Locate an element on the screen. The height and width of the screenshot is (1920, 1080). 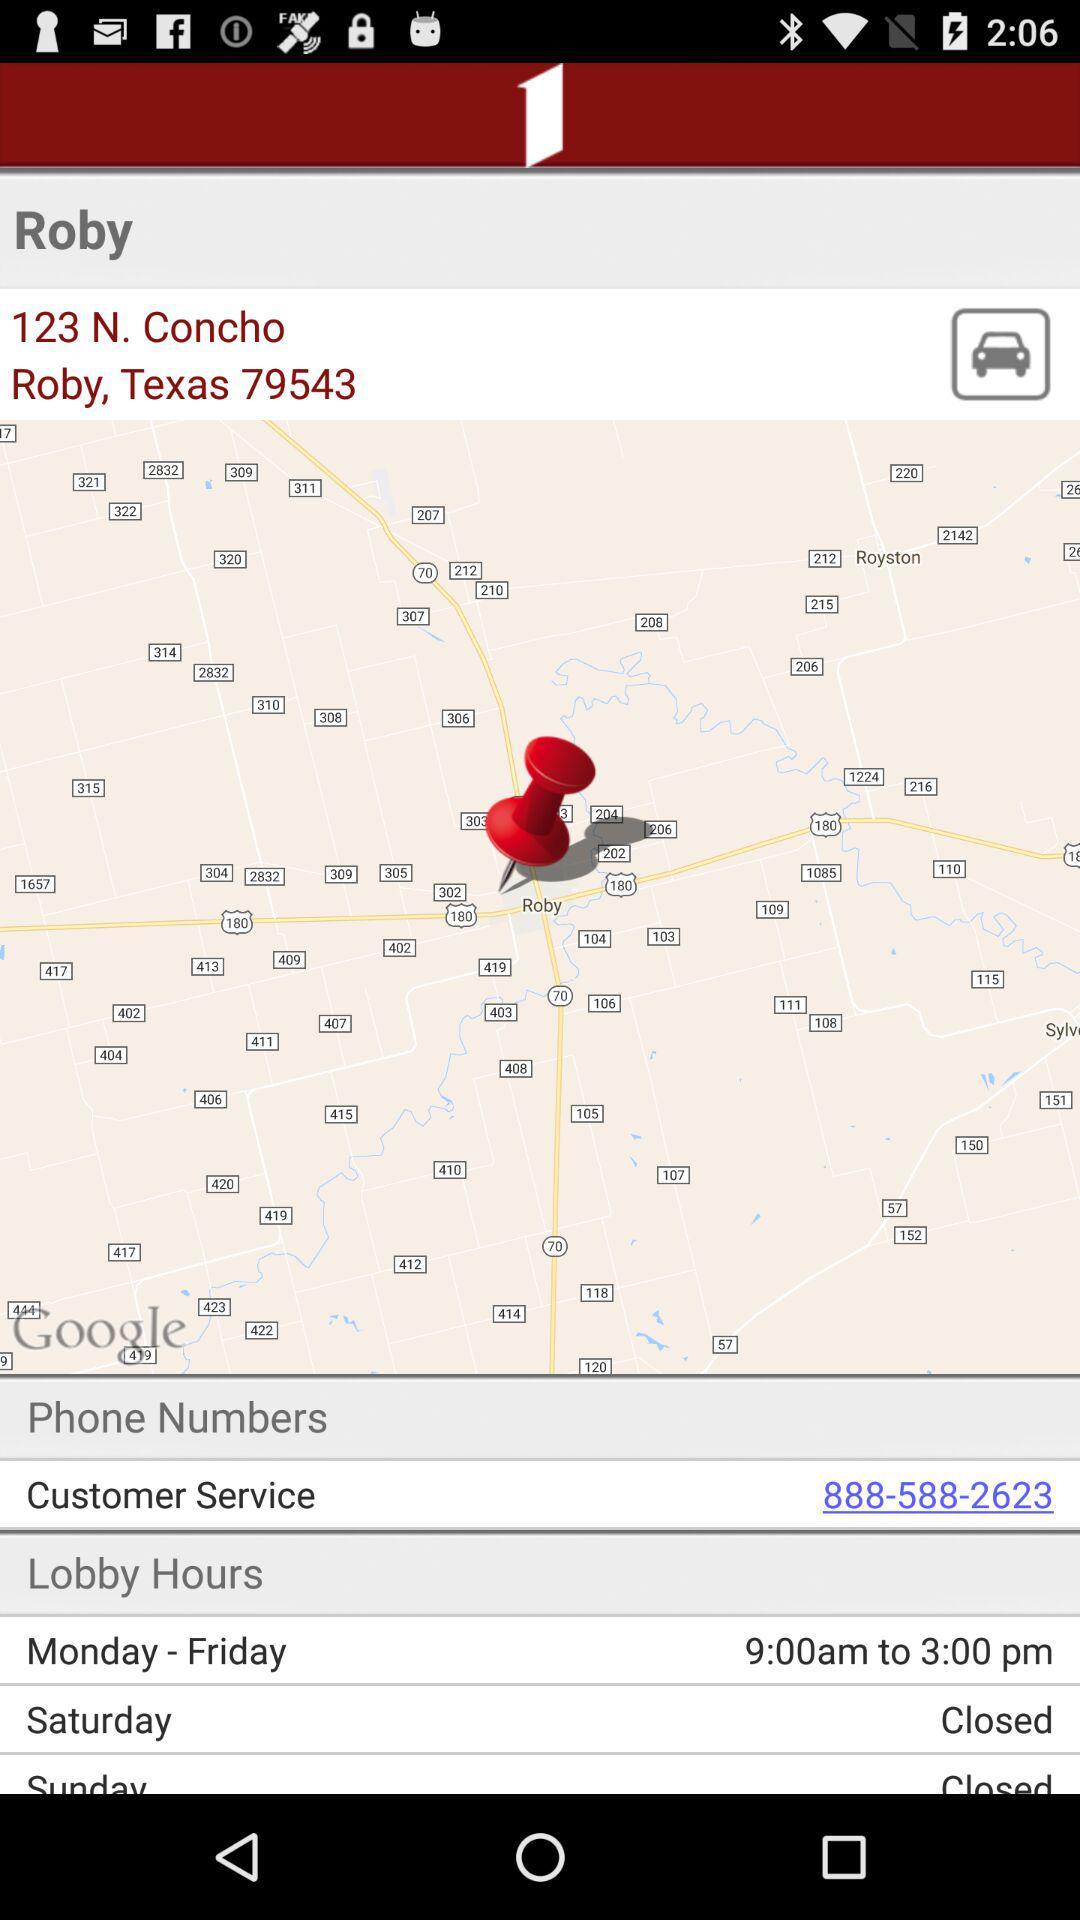
get direction for the car drive is located at coordinates (999, 354).